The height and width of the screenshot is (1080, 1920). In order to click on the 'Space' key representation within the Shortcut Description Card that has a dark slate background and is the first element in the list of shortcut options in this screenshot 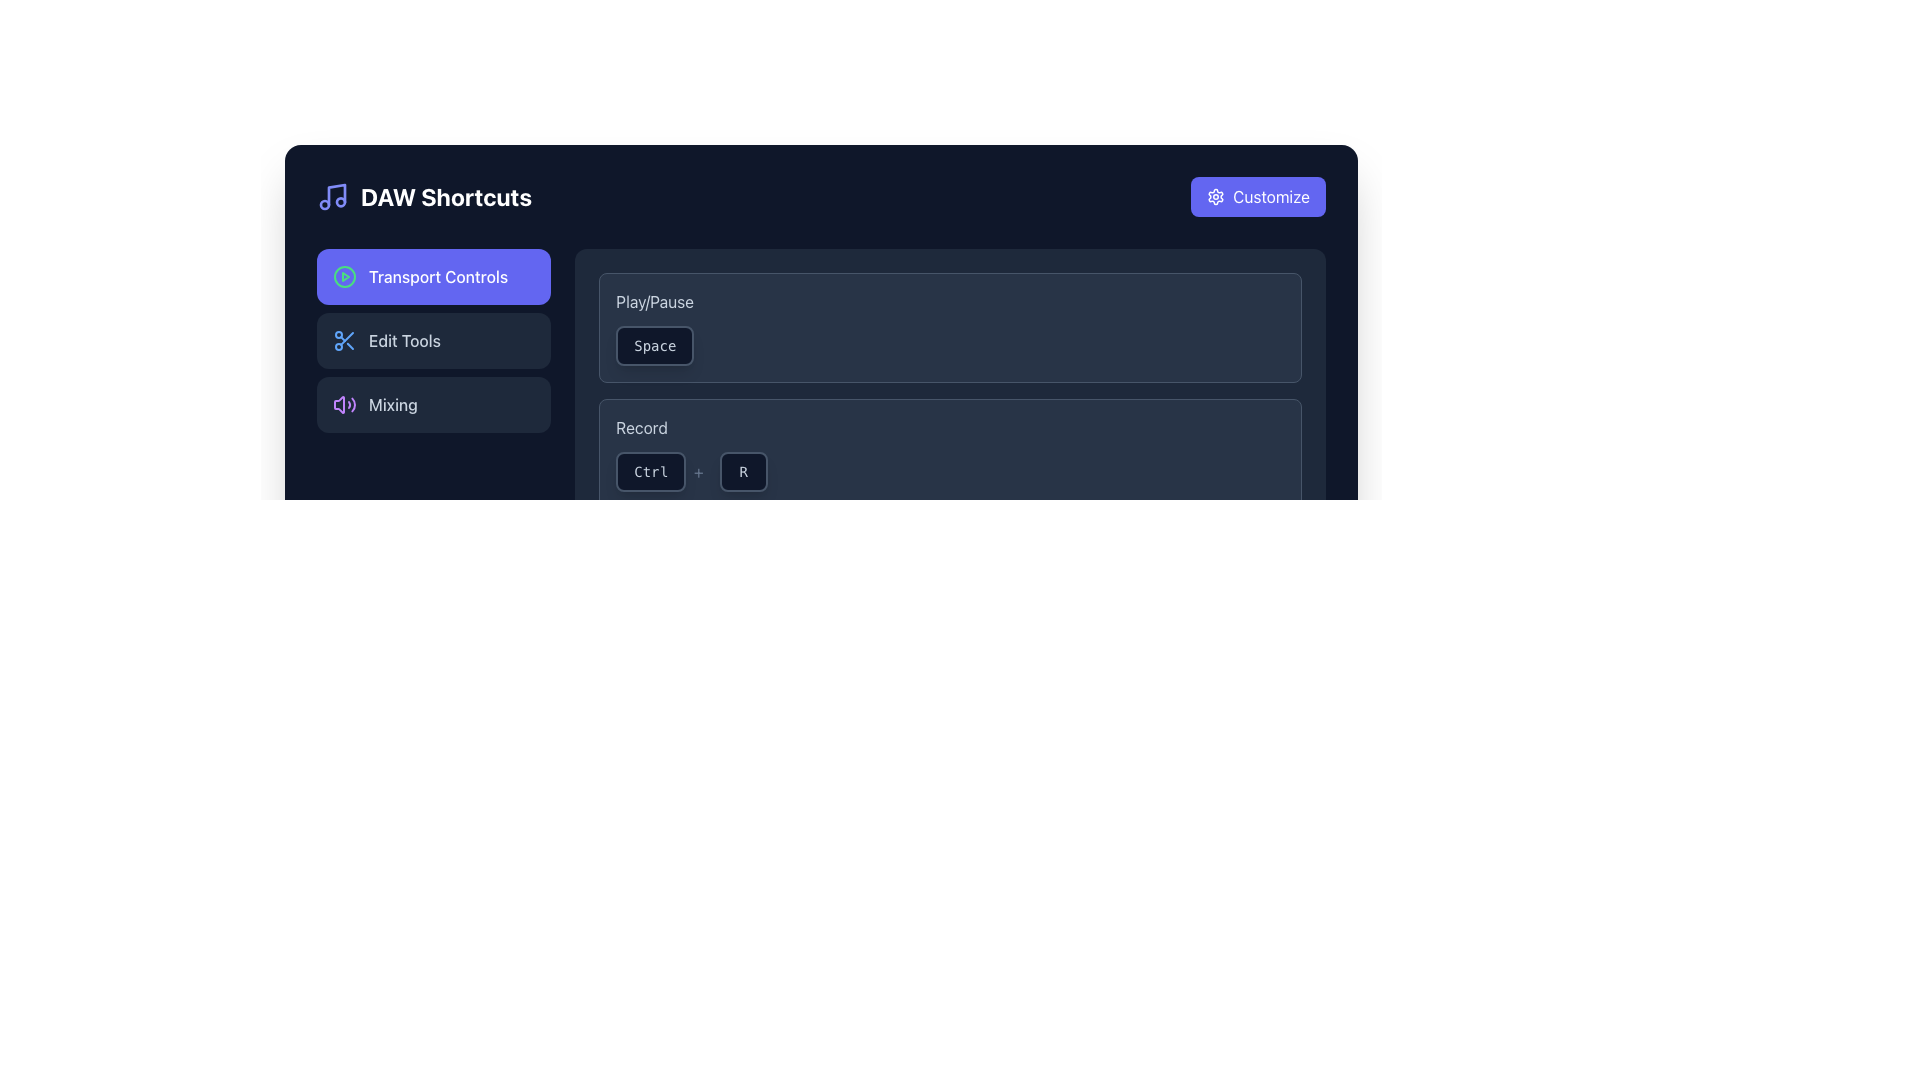, I will do `click(949, 326)`.